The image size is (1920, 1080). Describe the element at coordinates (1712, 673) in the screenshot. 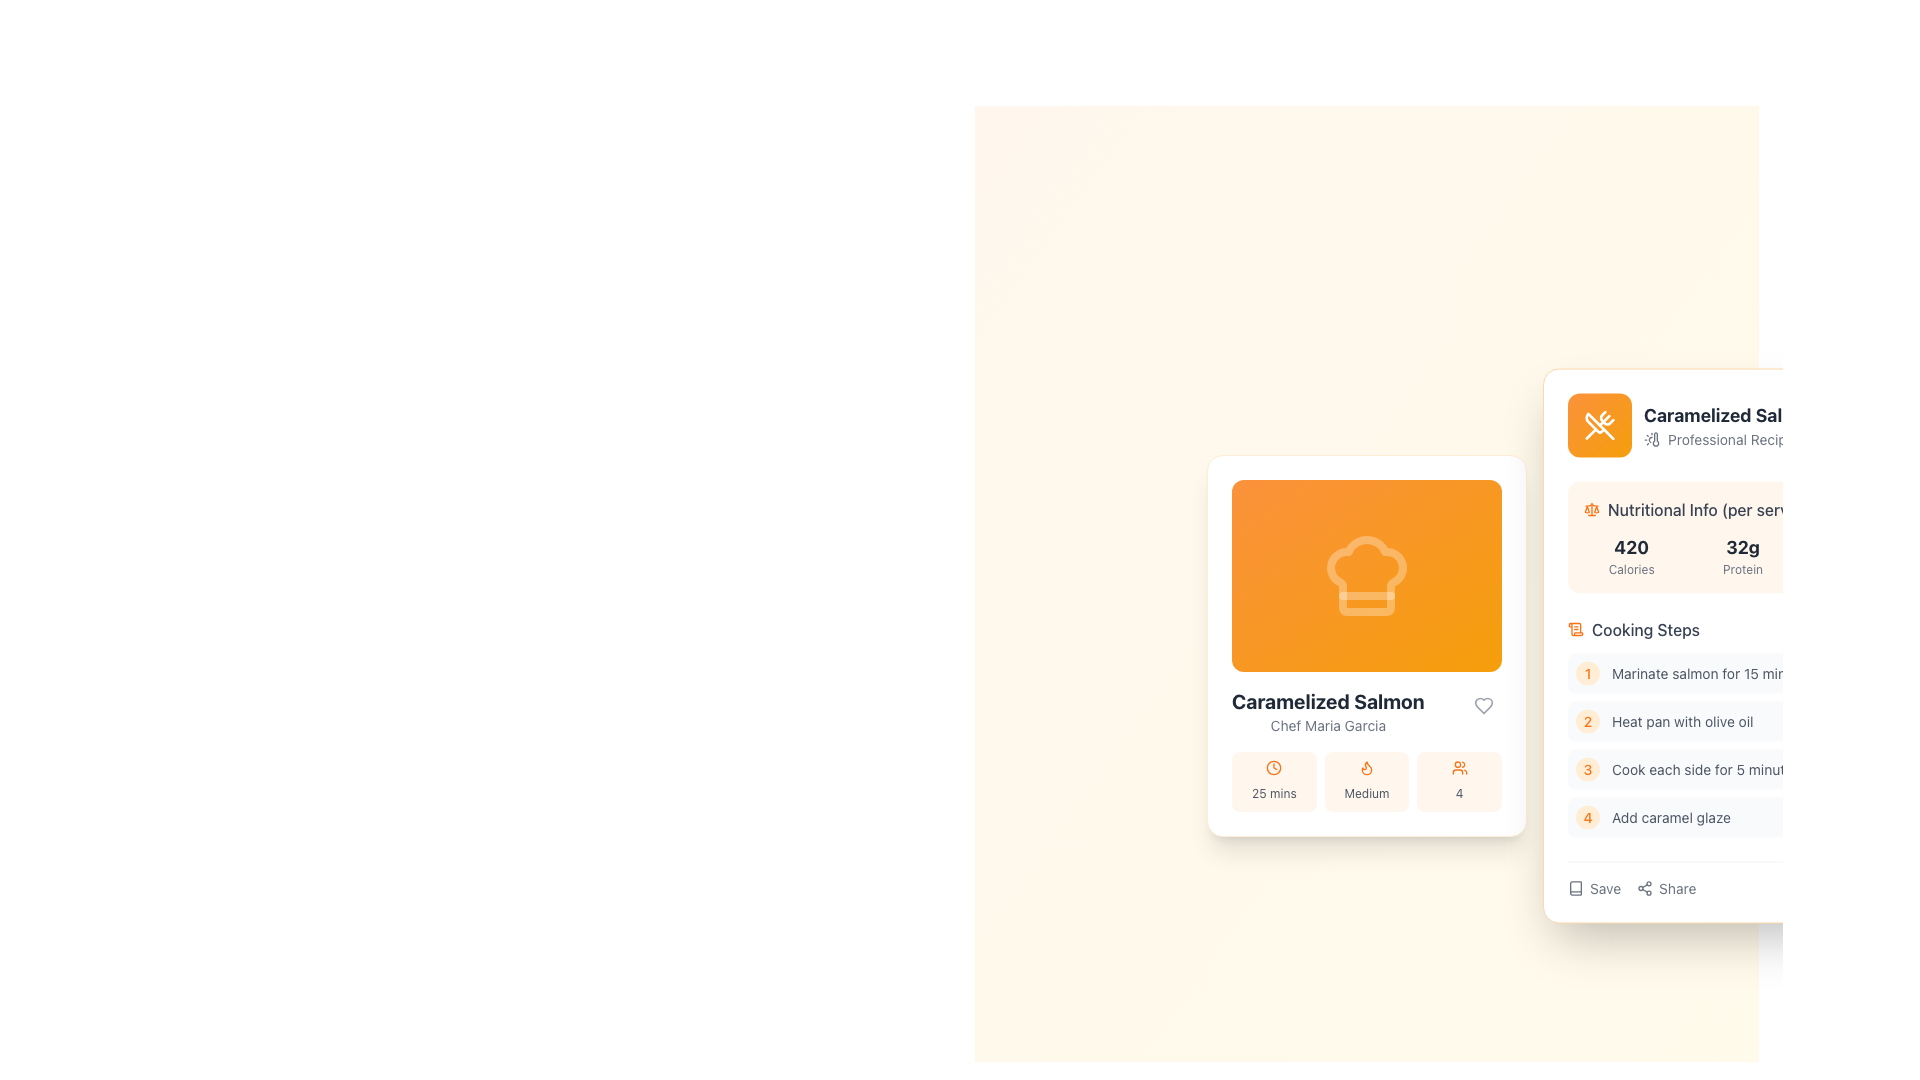

I see `the text label displaying 'Marinate salmon for 15 minutes' in the cooking steps list` at that location.